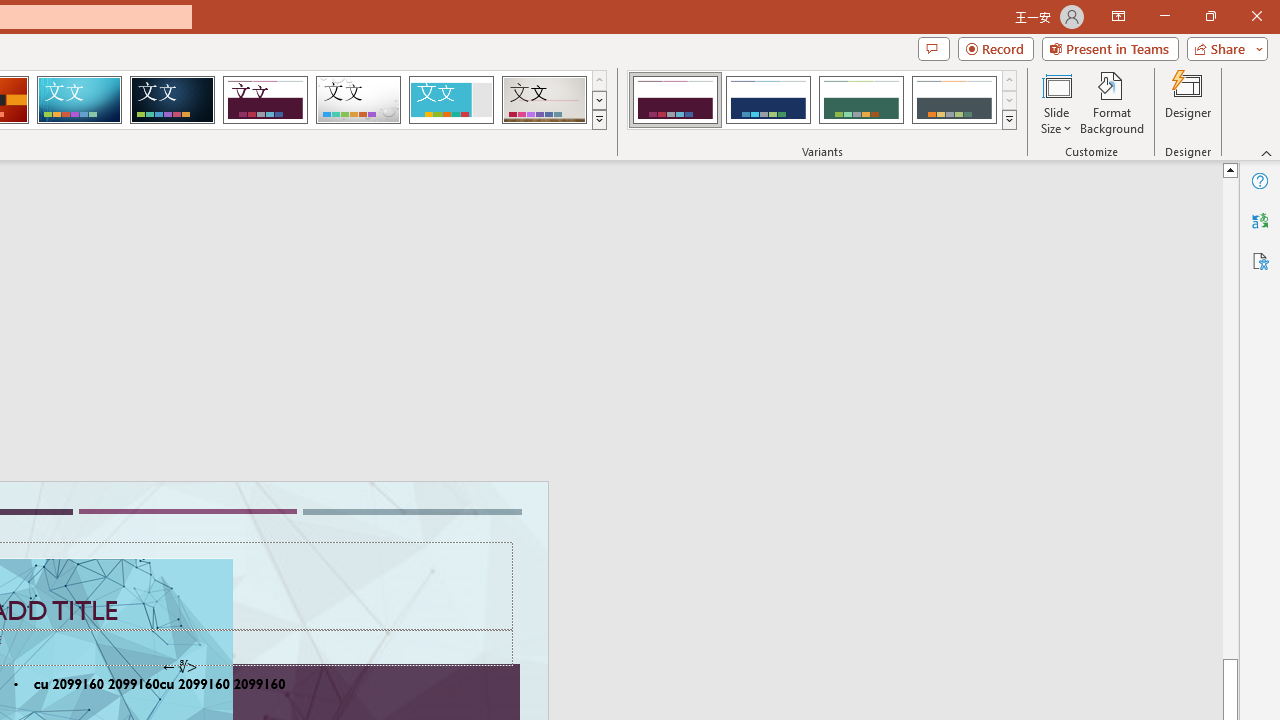 This screenshot has width=1280, height=720. Describe the element at coordinates (544, 100) in the screenshot. I see `'Gallery'` at that location.